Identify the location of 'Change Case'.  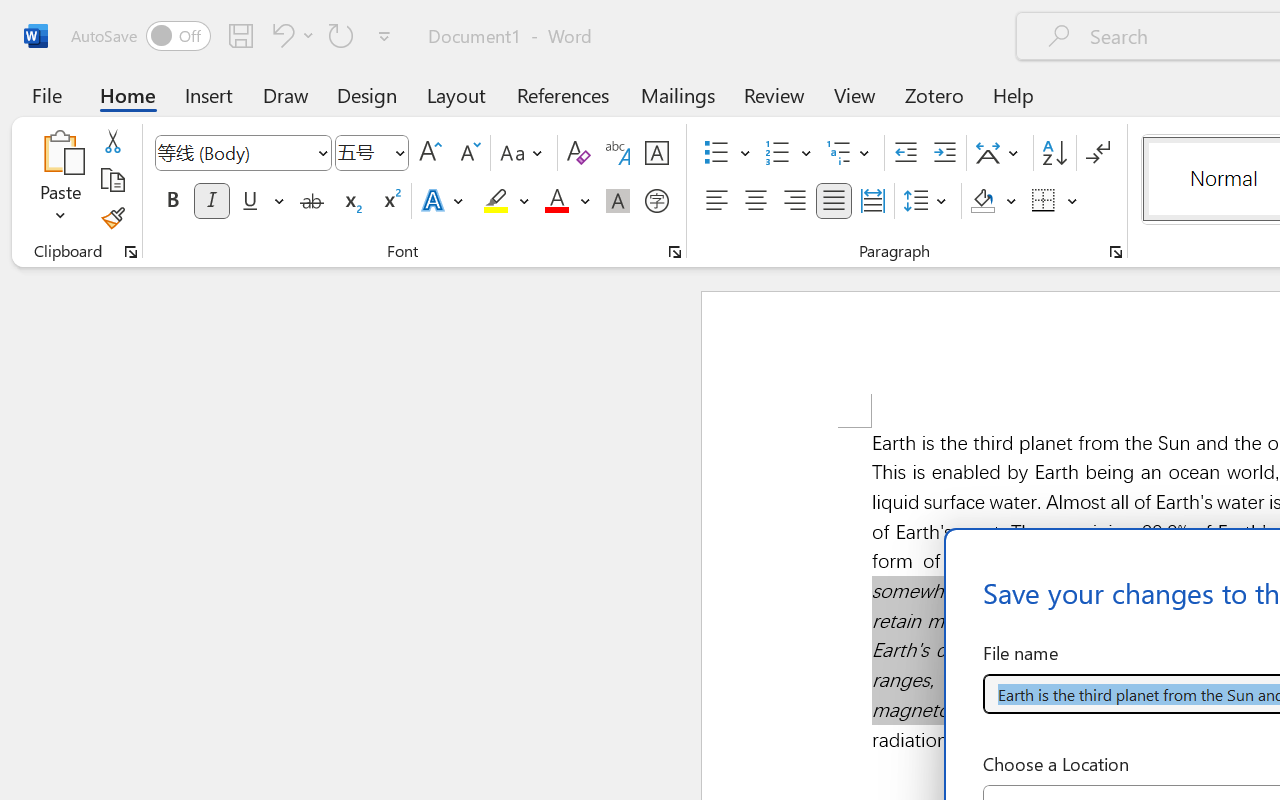
(524, 153).